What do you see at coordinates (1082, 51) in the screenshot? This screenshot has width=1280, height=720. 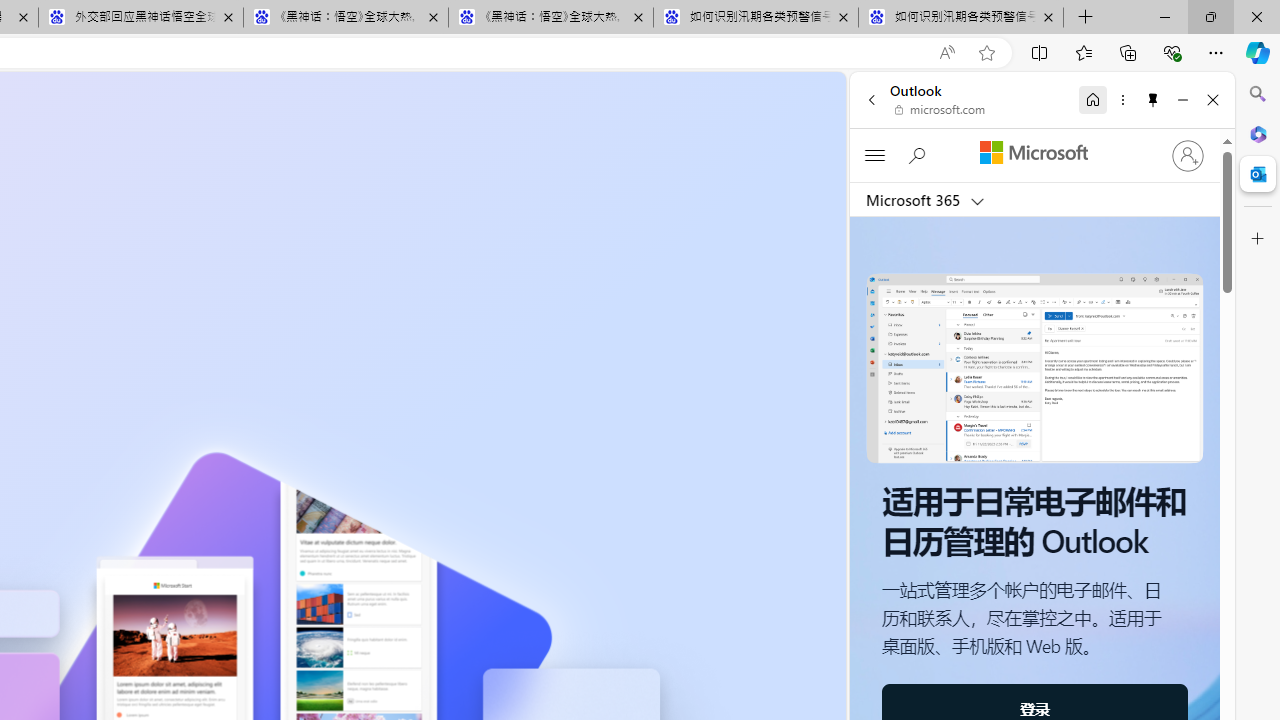 I see `'Favorites'` at bounding box center [1082, 51].